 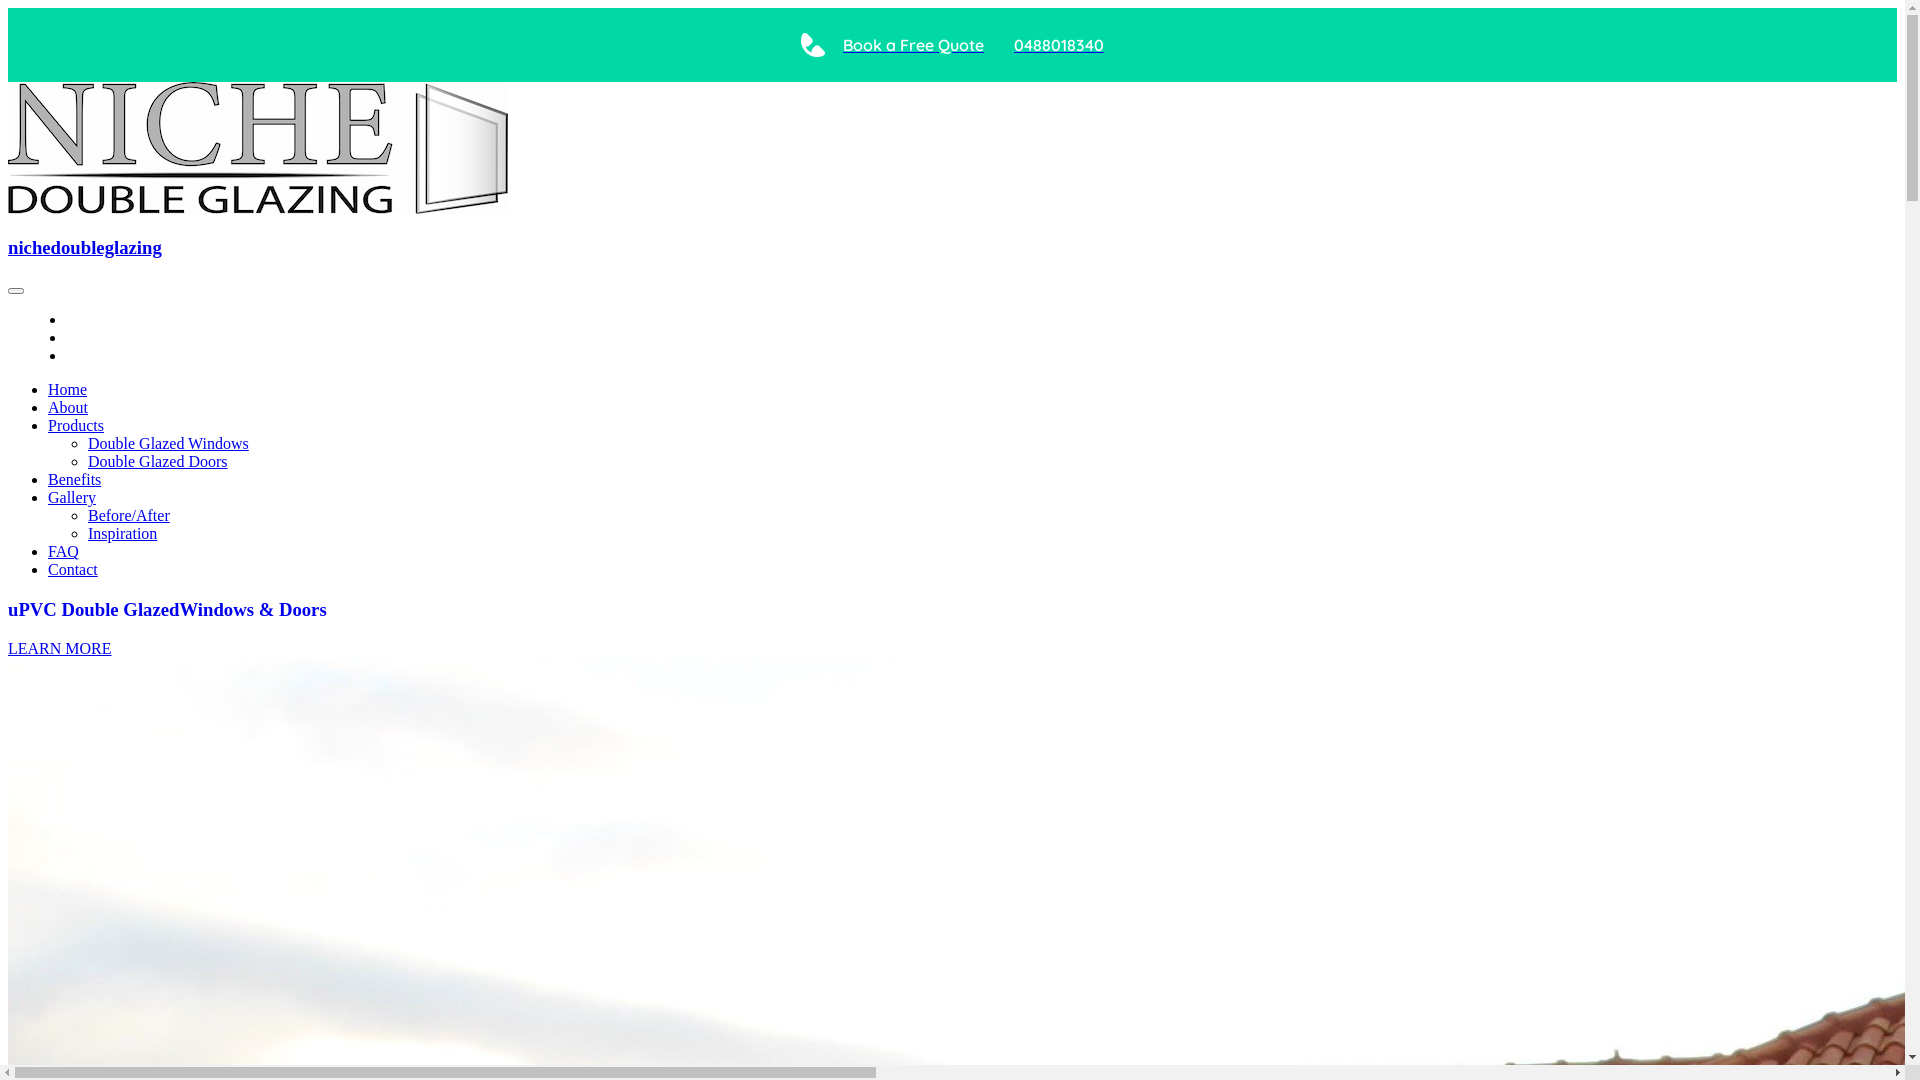 What do you see at coordinates (63, 551) in the screenshot?
I see `'FAQ'` at bounding box center [63, 551].